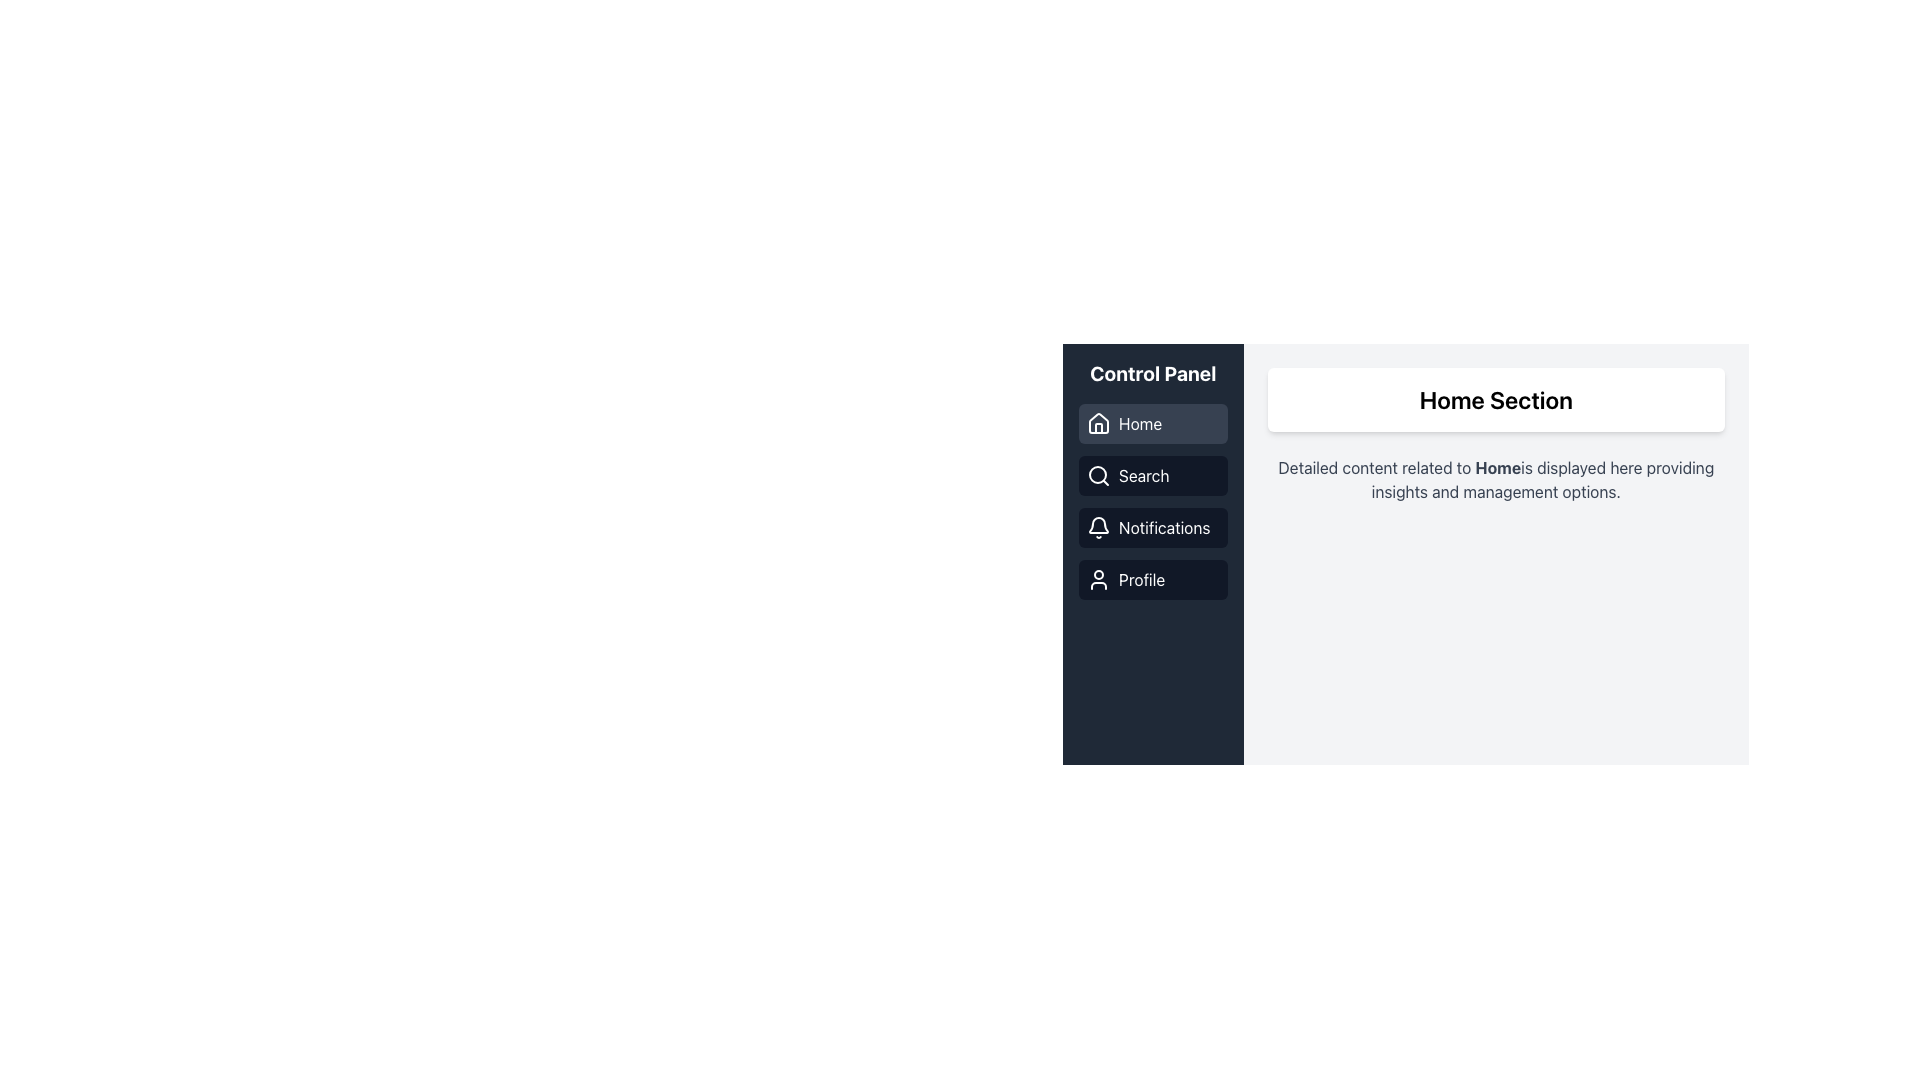 The image size is (1920, 1080). What do you see at coordinates (1144, 475) in the screenshot?
I see `the Text Label that indicates the 'Search' function, located in the left-side vertical navigation panel, between the 'Home' and 'Notifications' buttons` at bounding box center [1144, 475].